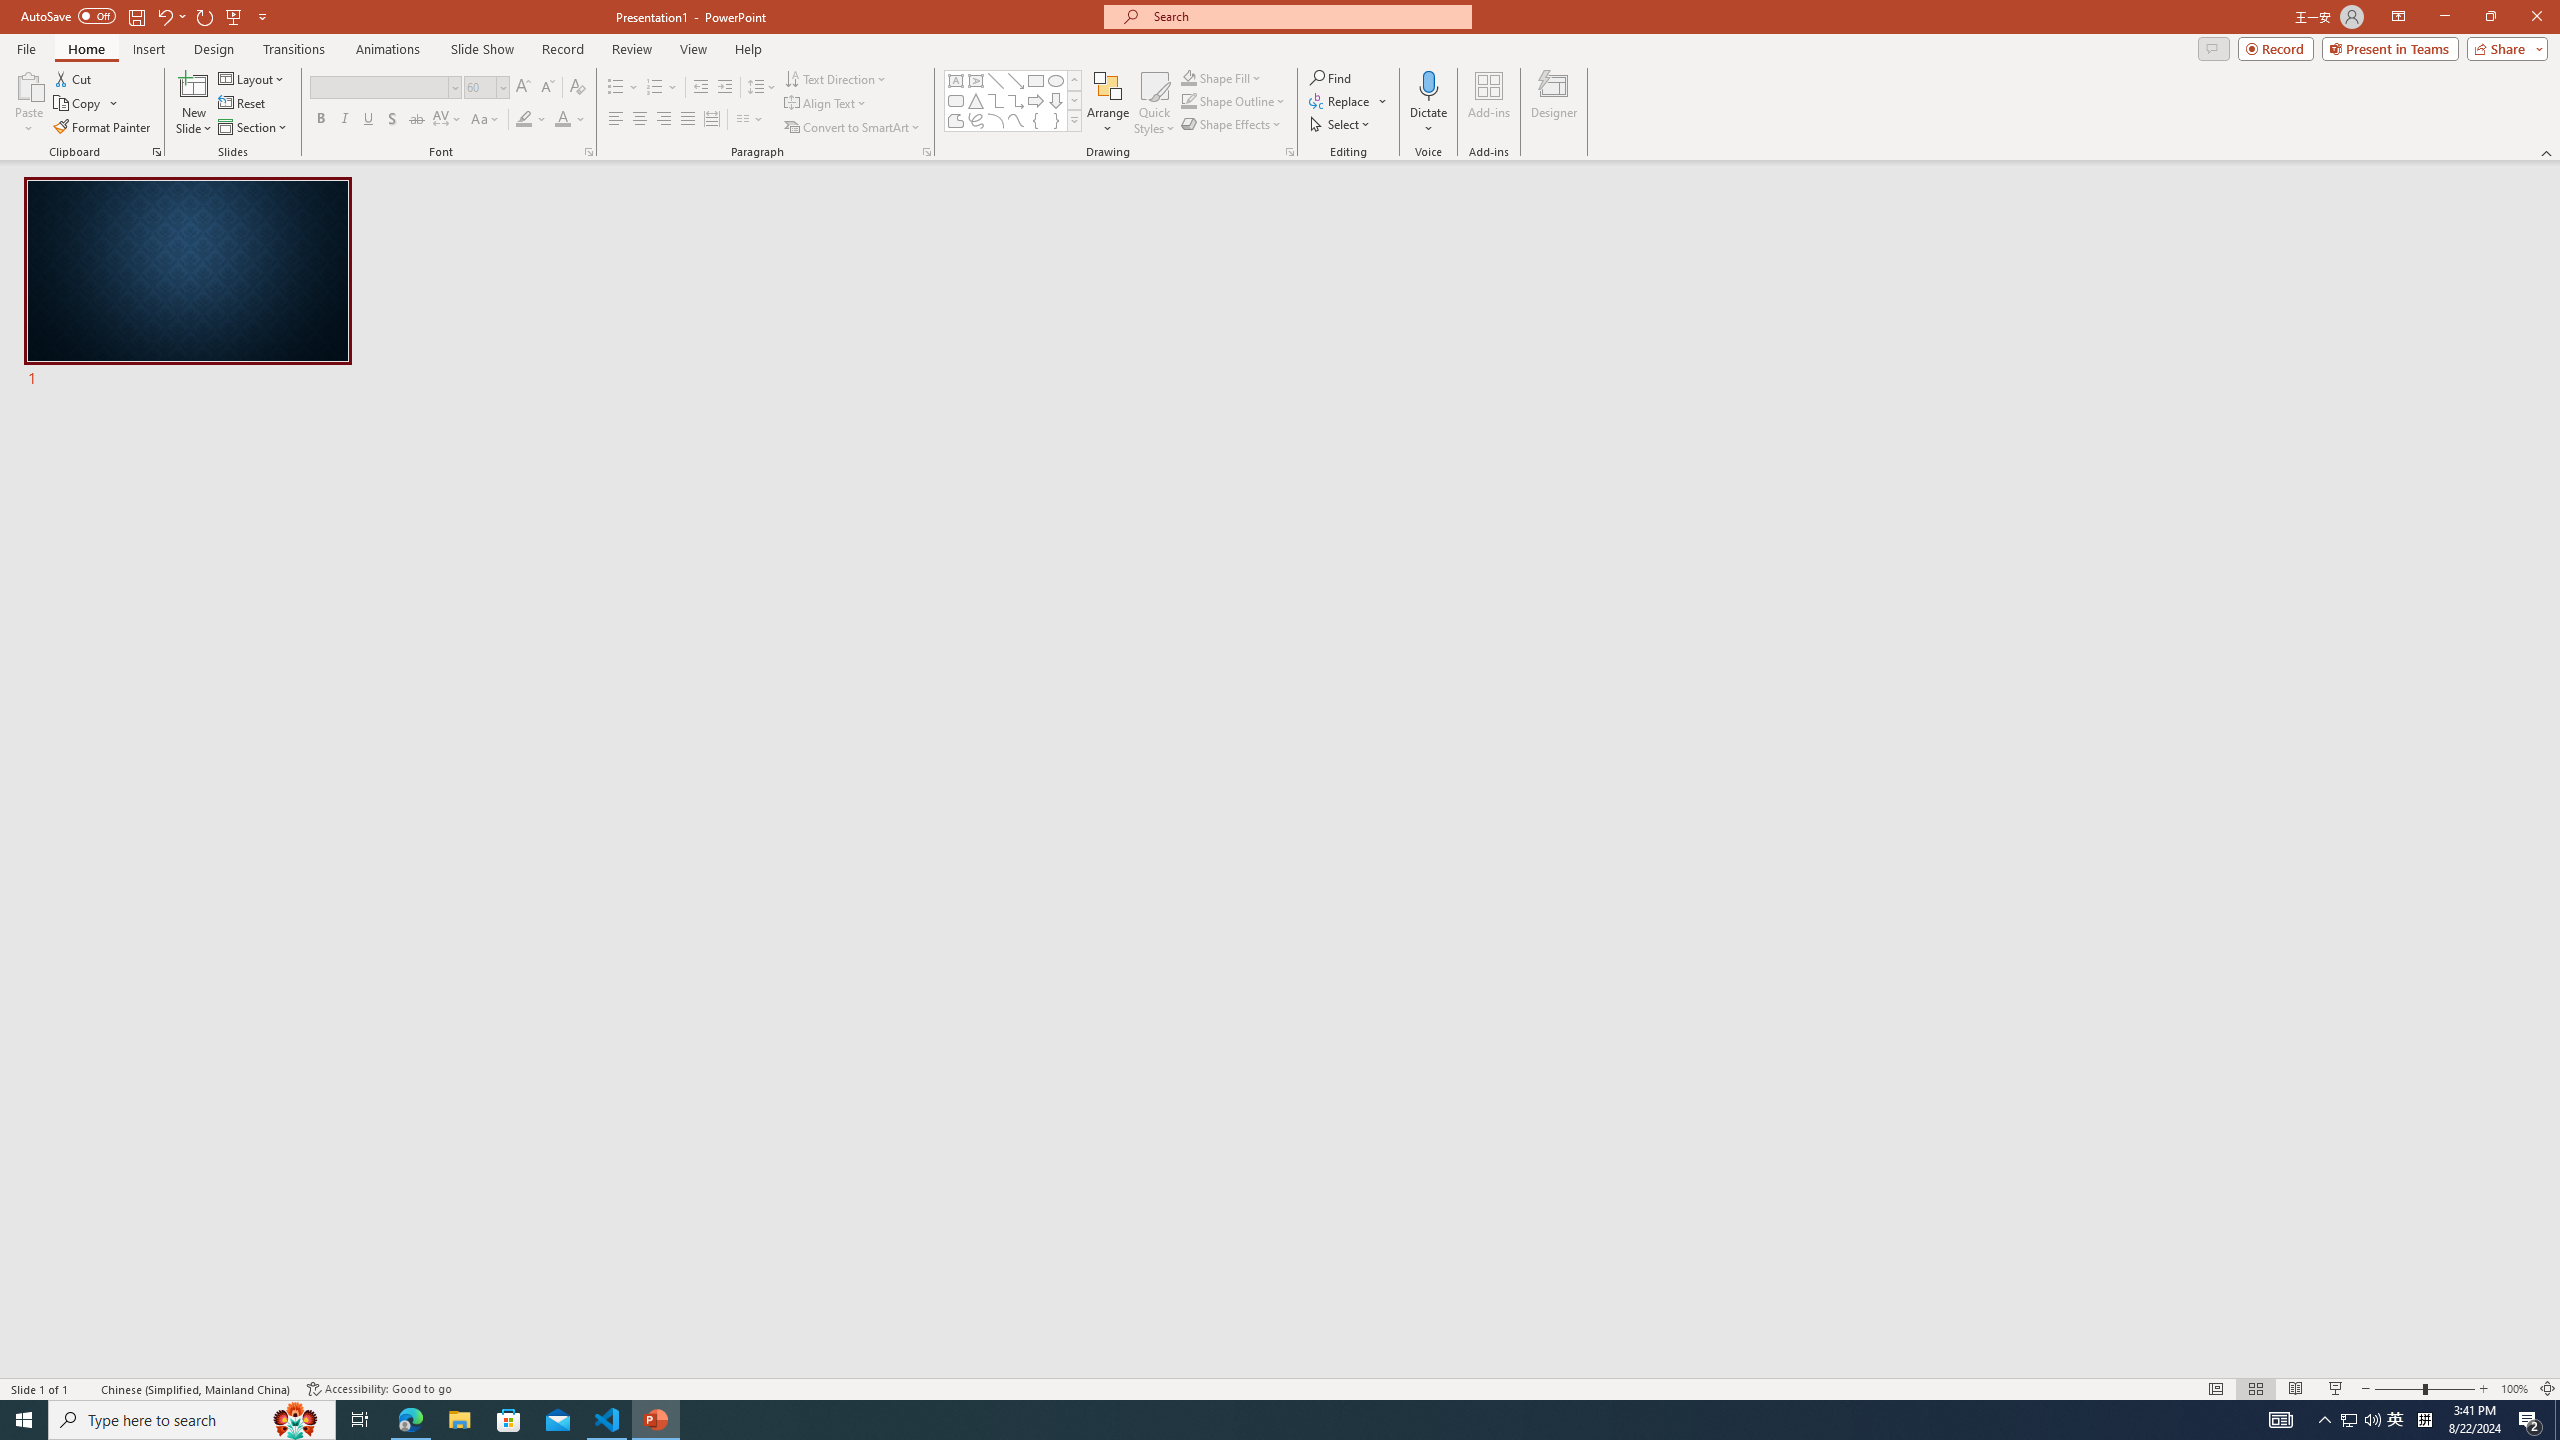  What do you see at coordinates (974, 99) in the screenshot?
I see `'Isosceles Triangle'` at bounding box center [974, 99].